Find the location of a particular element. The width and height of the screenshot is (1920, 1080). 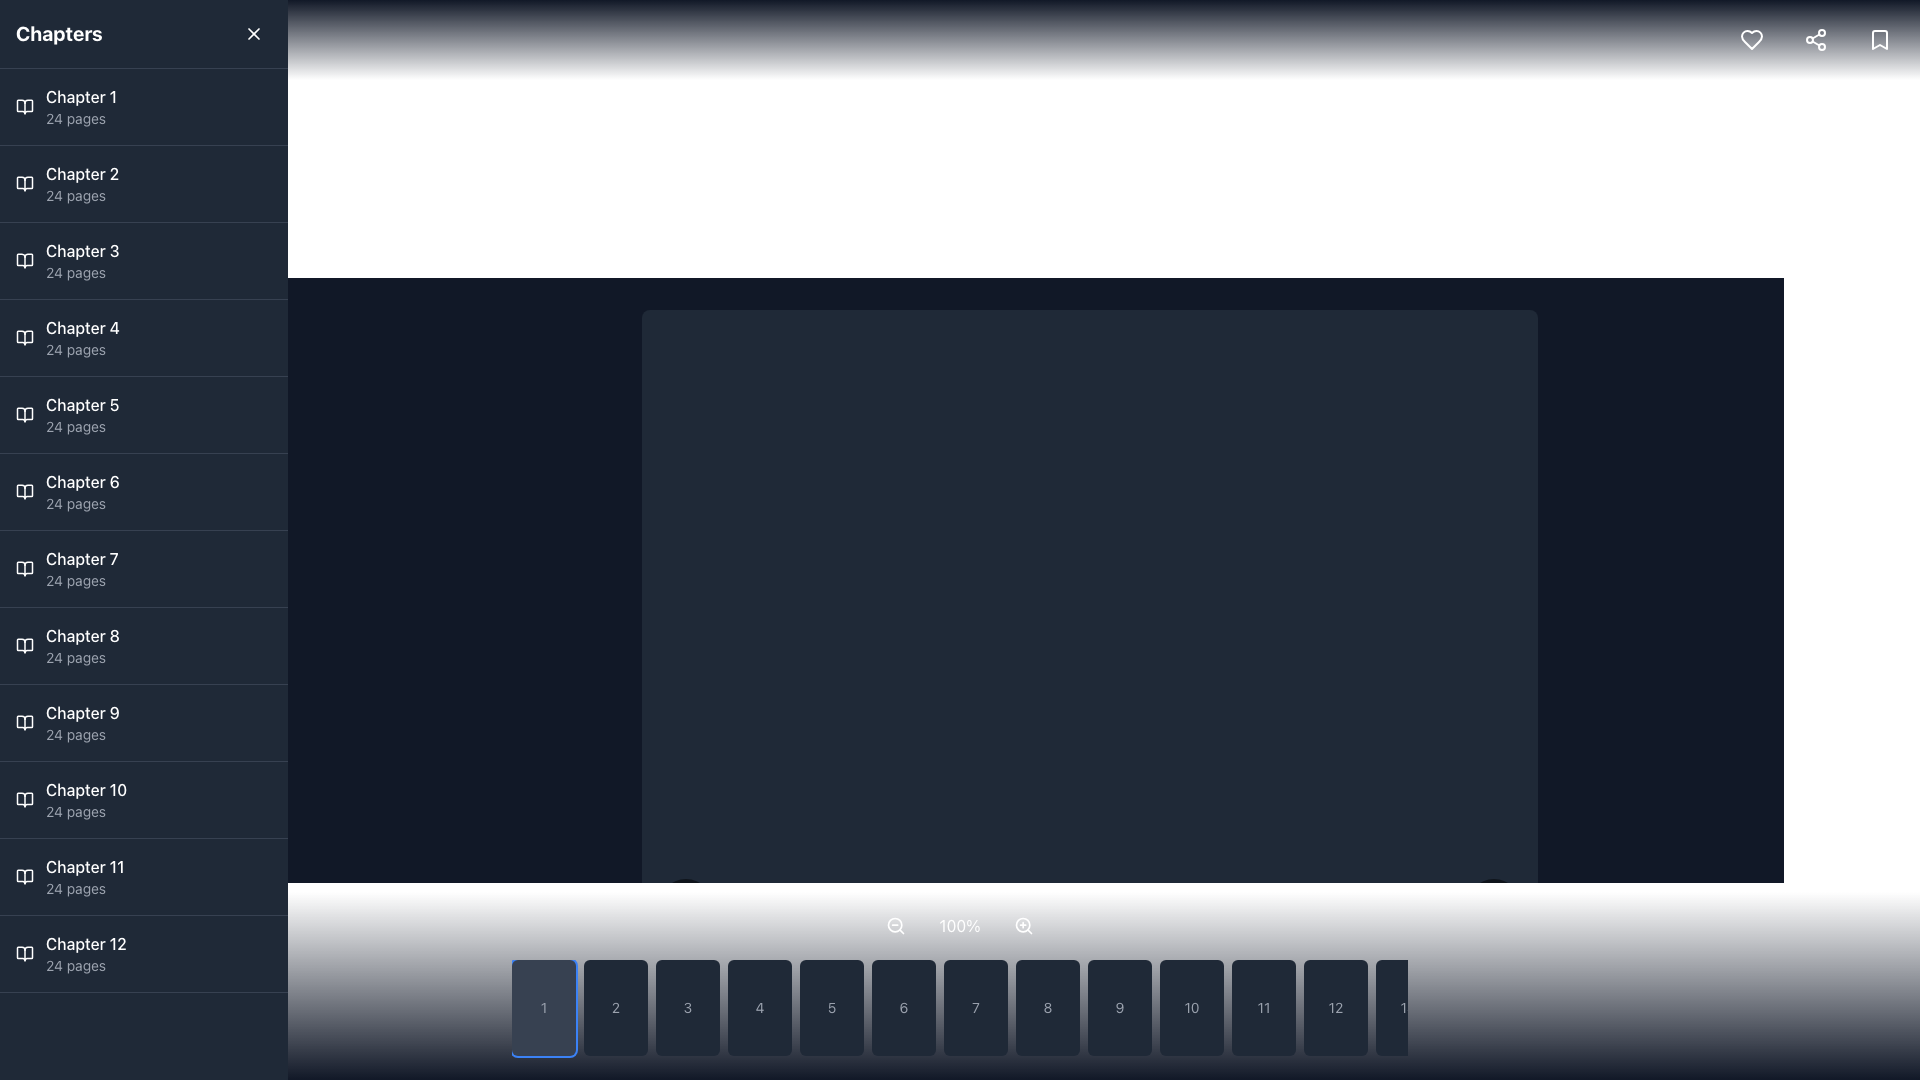

the open book icon located in the left panel, adjacent to the text 'Chapter 5 24 pages' is located at coordinates (24, 414).